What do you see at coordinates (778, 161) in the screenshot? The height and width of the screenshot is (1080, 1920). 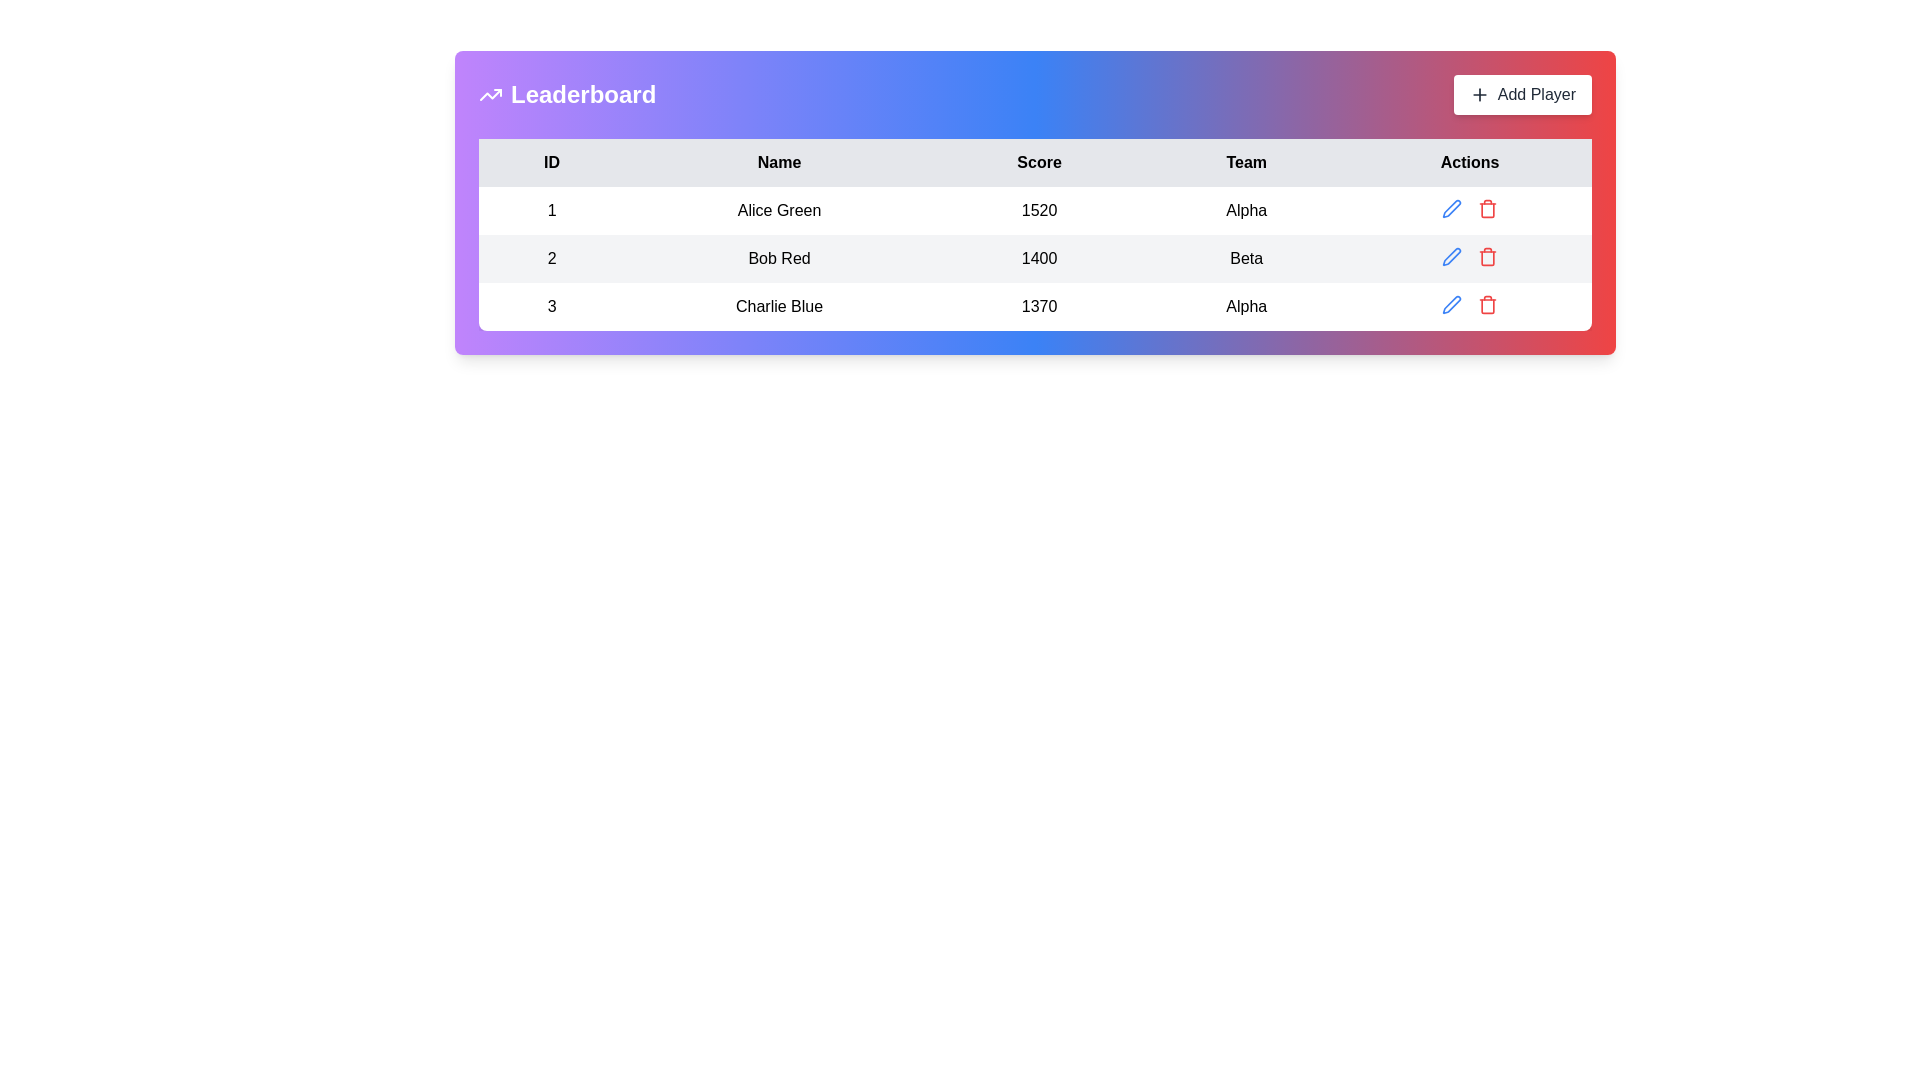 I see `the 'Name' table column header, which is the second column header in the table, styled with a bold font on a light gray background` at bounding box center [778, 161].